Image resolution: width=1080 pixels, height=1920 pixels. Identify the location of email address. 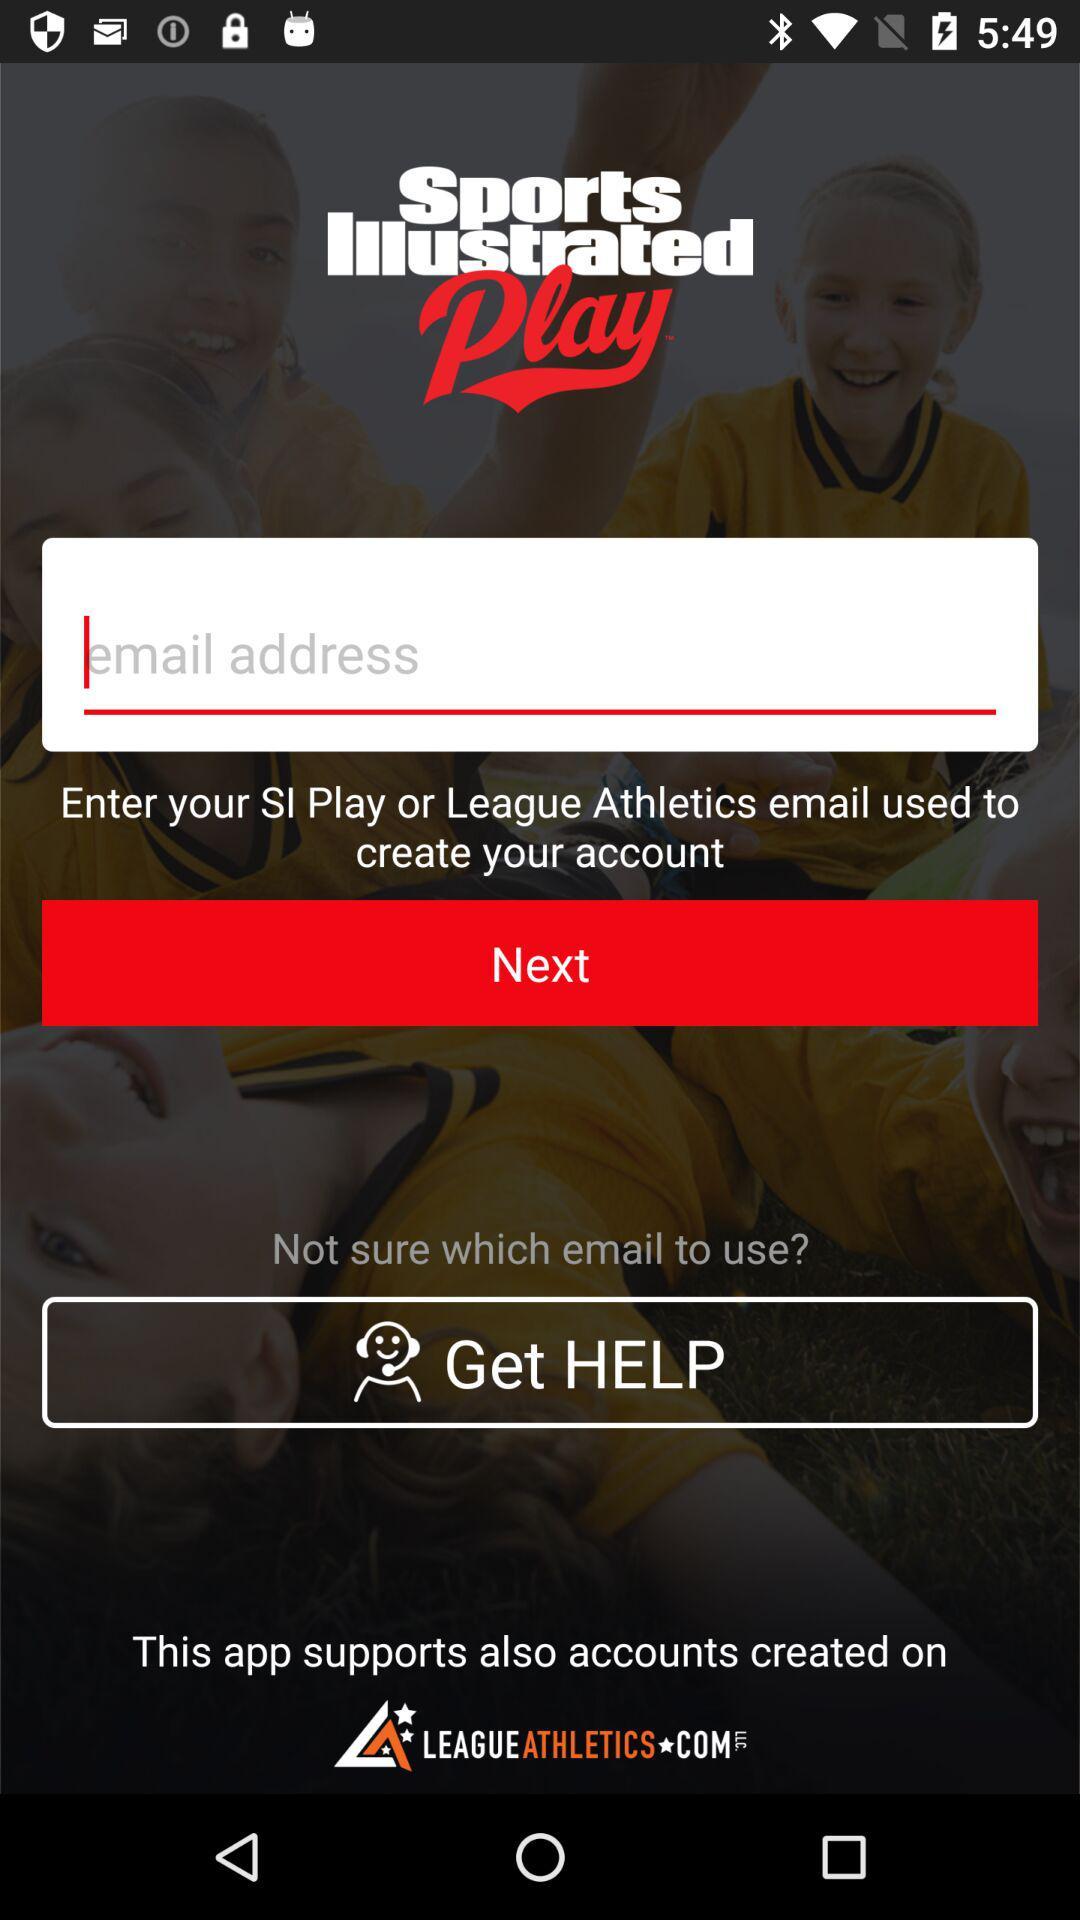
(540, 644).